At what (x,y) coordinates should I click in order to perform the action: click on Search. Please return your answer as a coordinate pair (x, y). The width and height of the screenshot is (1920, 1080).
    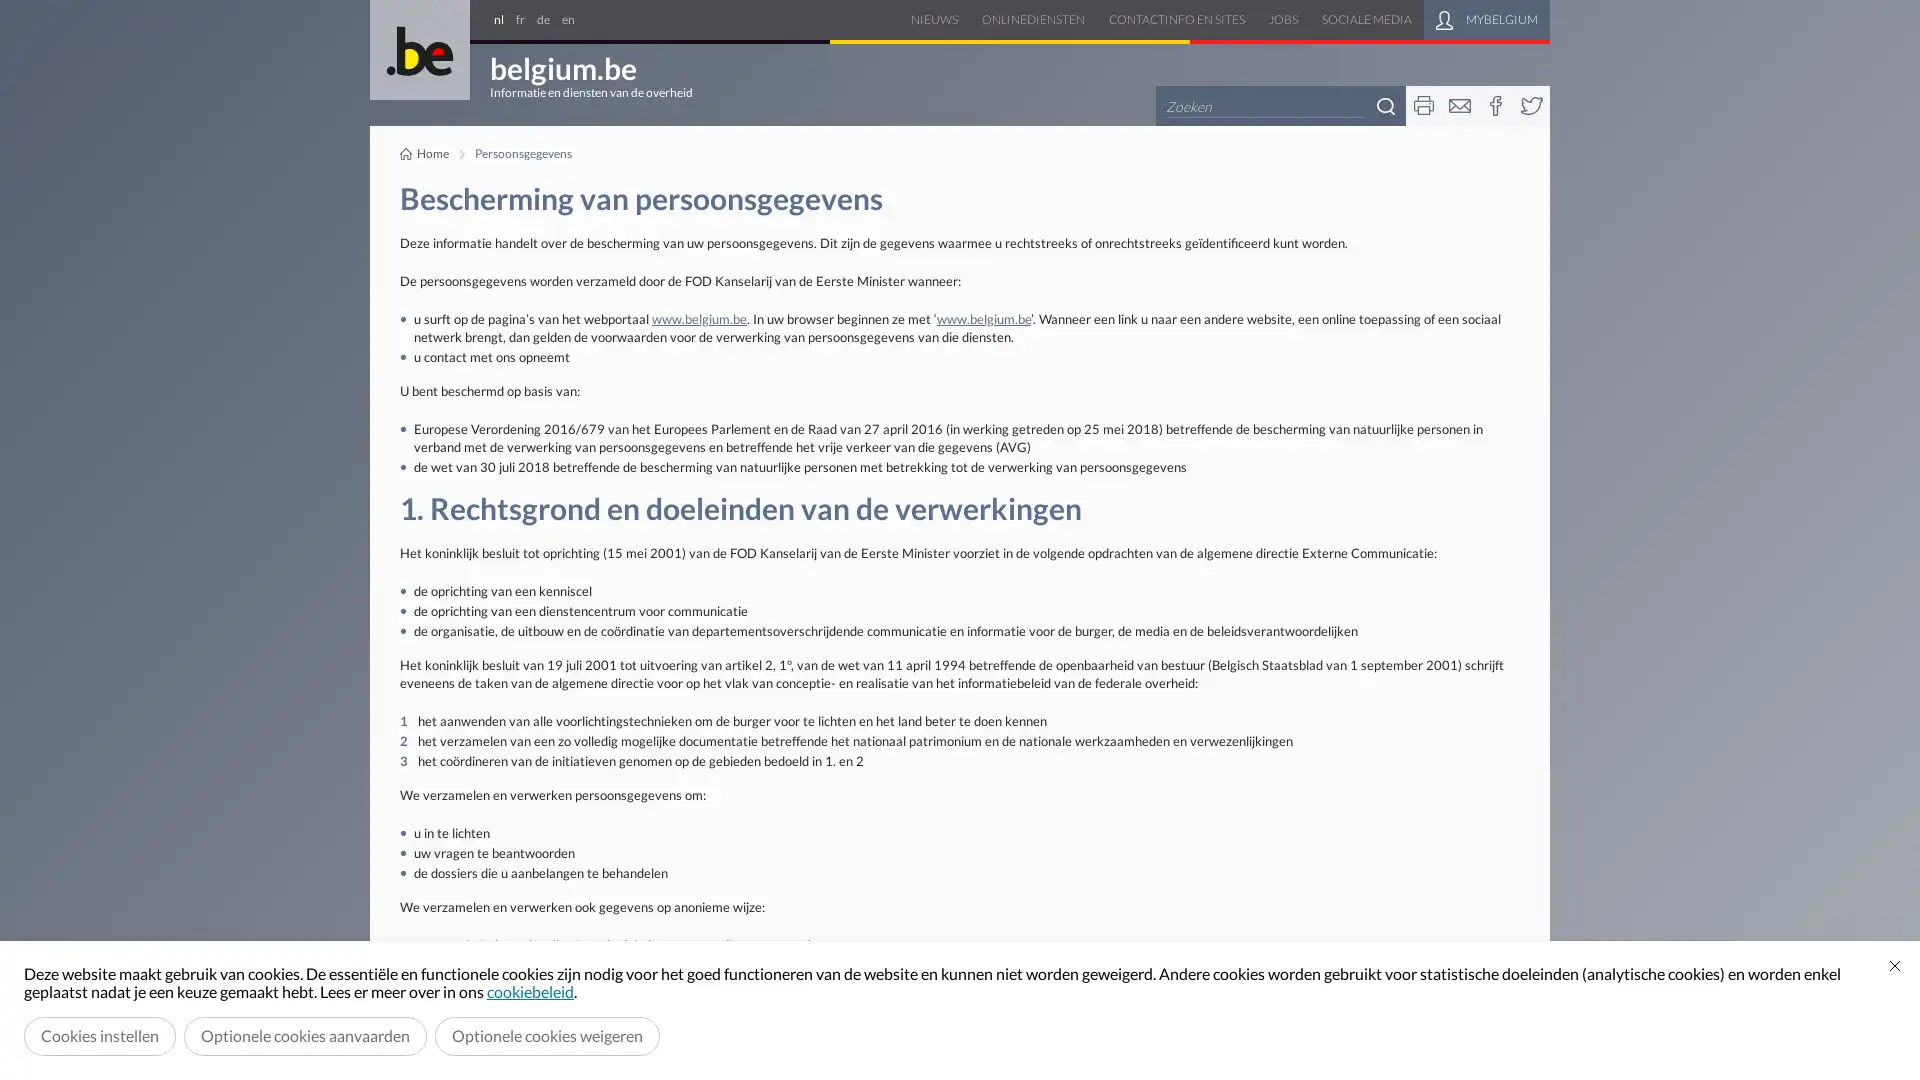
    Looking at the image, I should click on (1385, 105).